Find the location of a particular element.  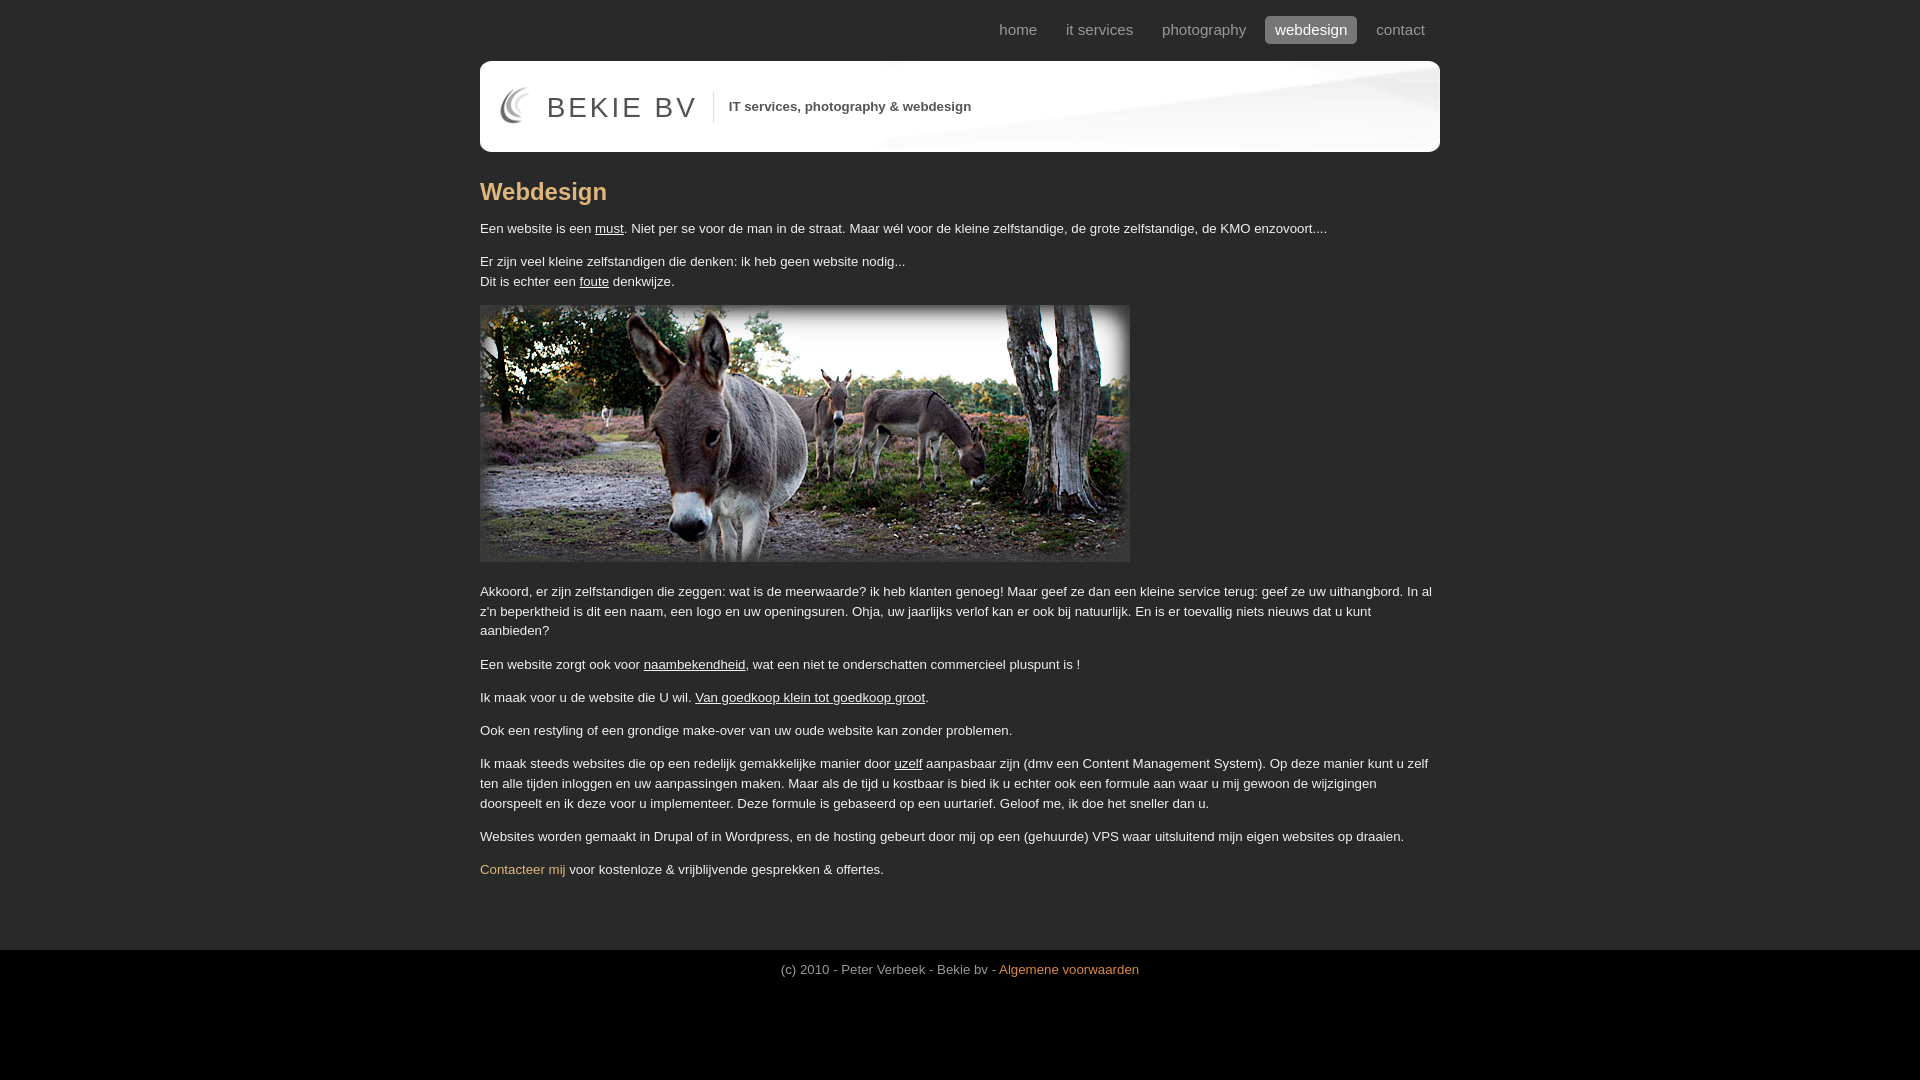

'webdesign' is located at coordinates (1313, 29).